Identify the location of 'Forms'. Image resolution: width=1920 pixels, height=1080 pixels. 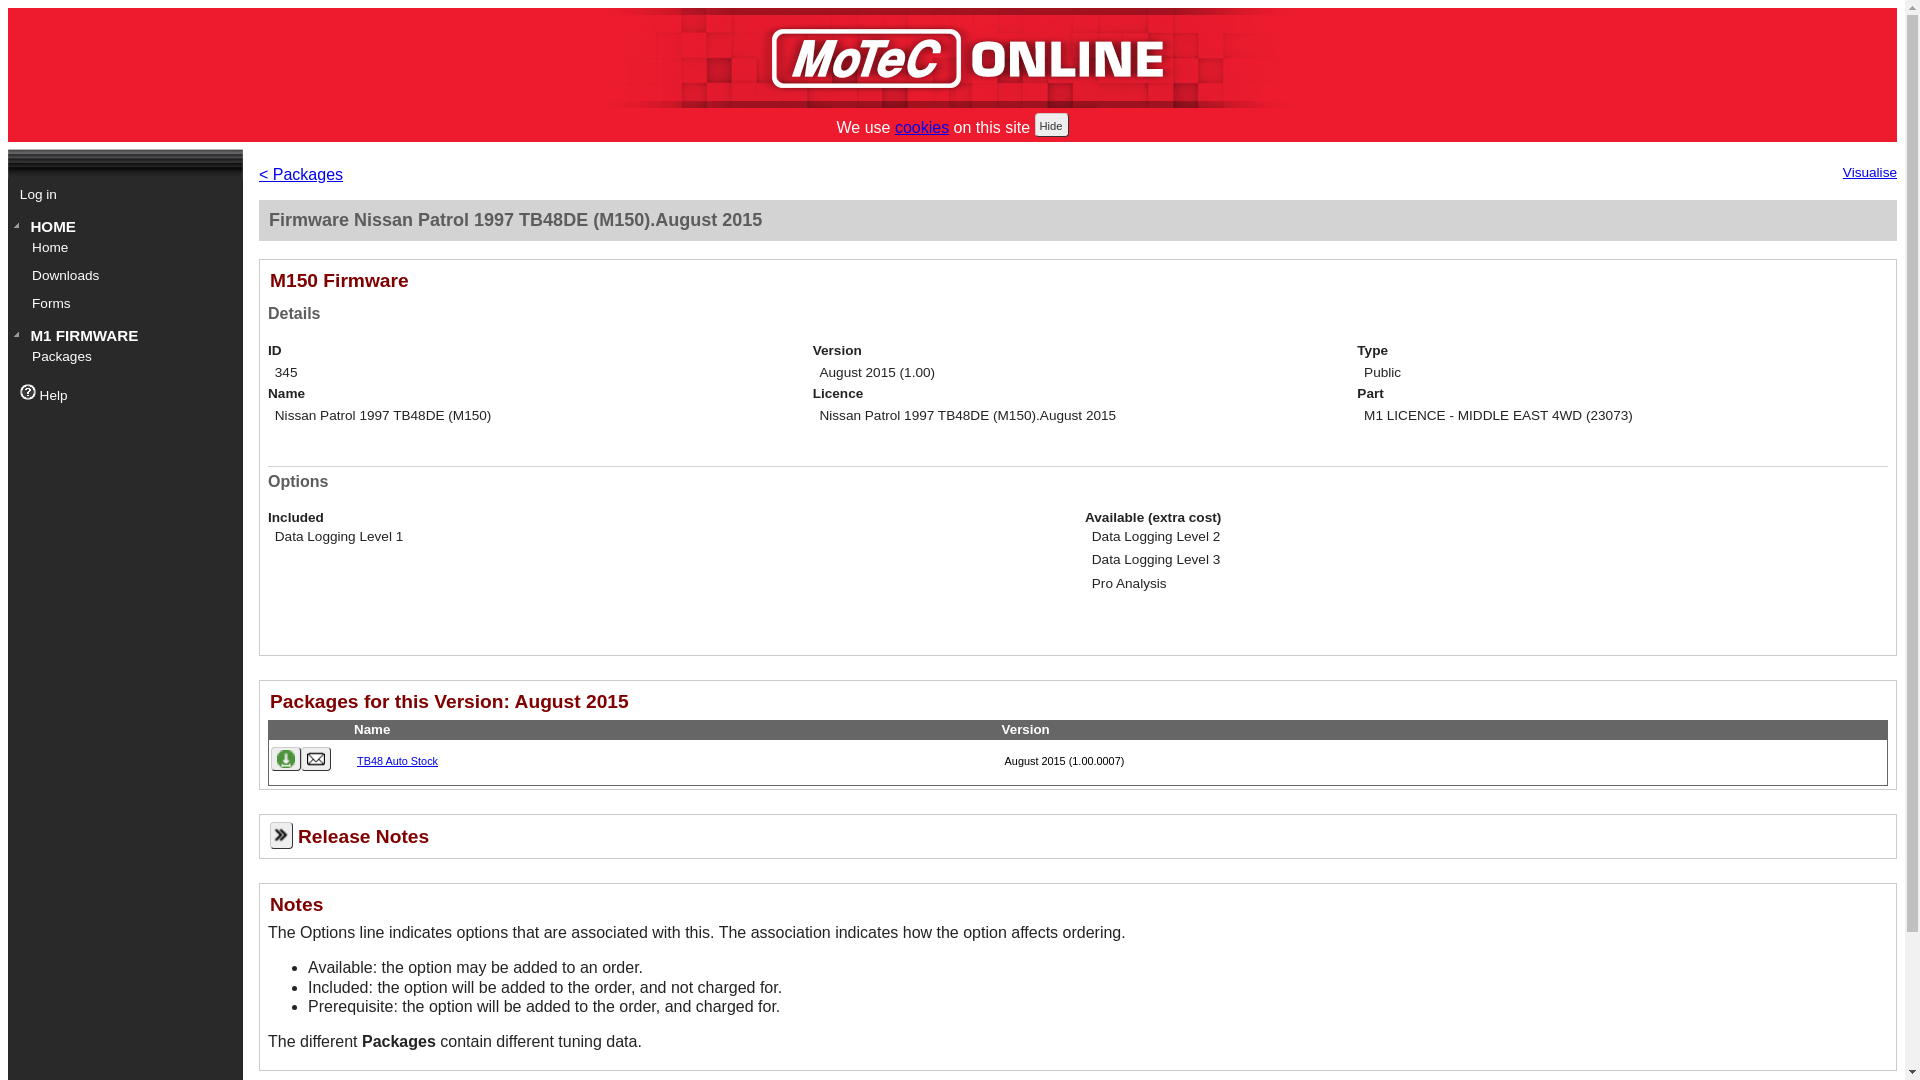
(129, 304).